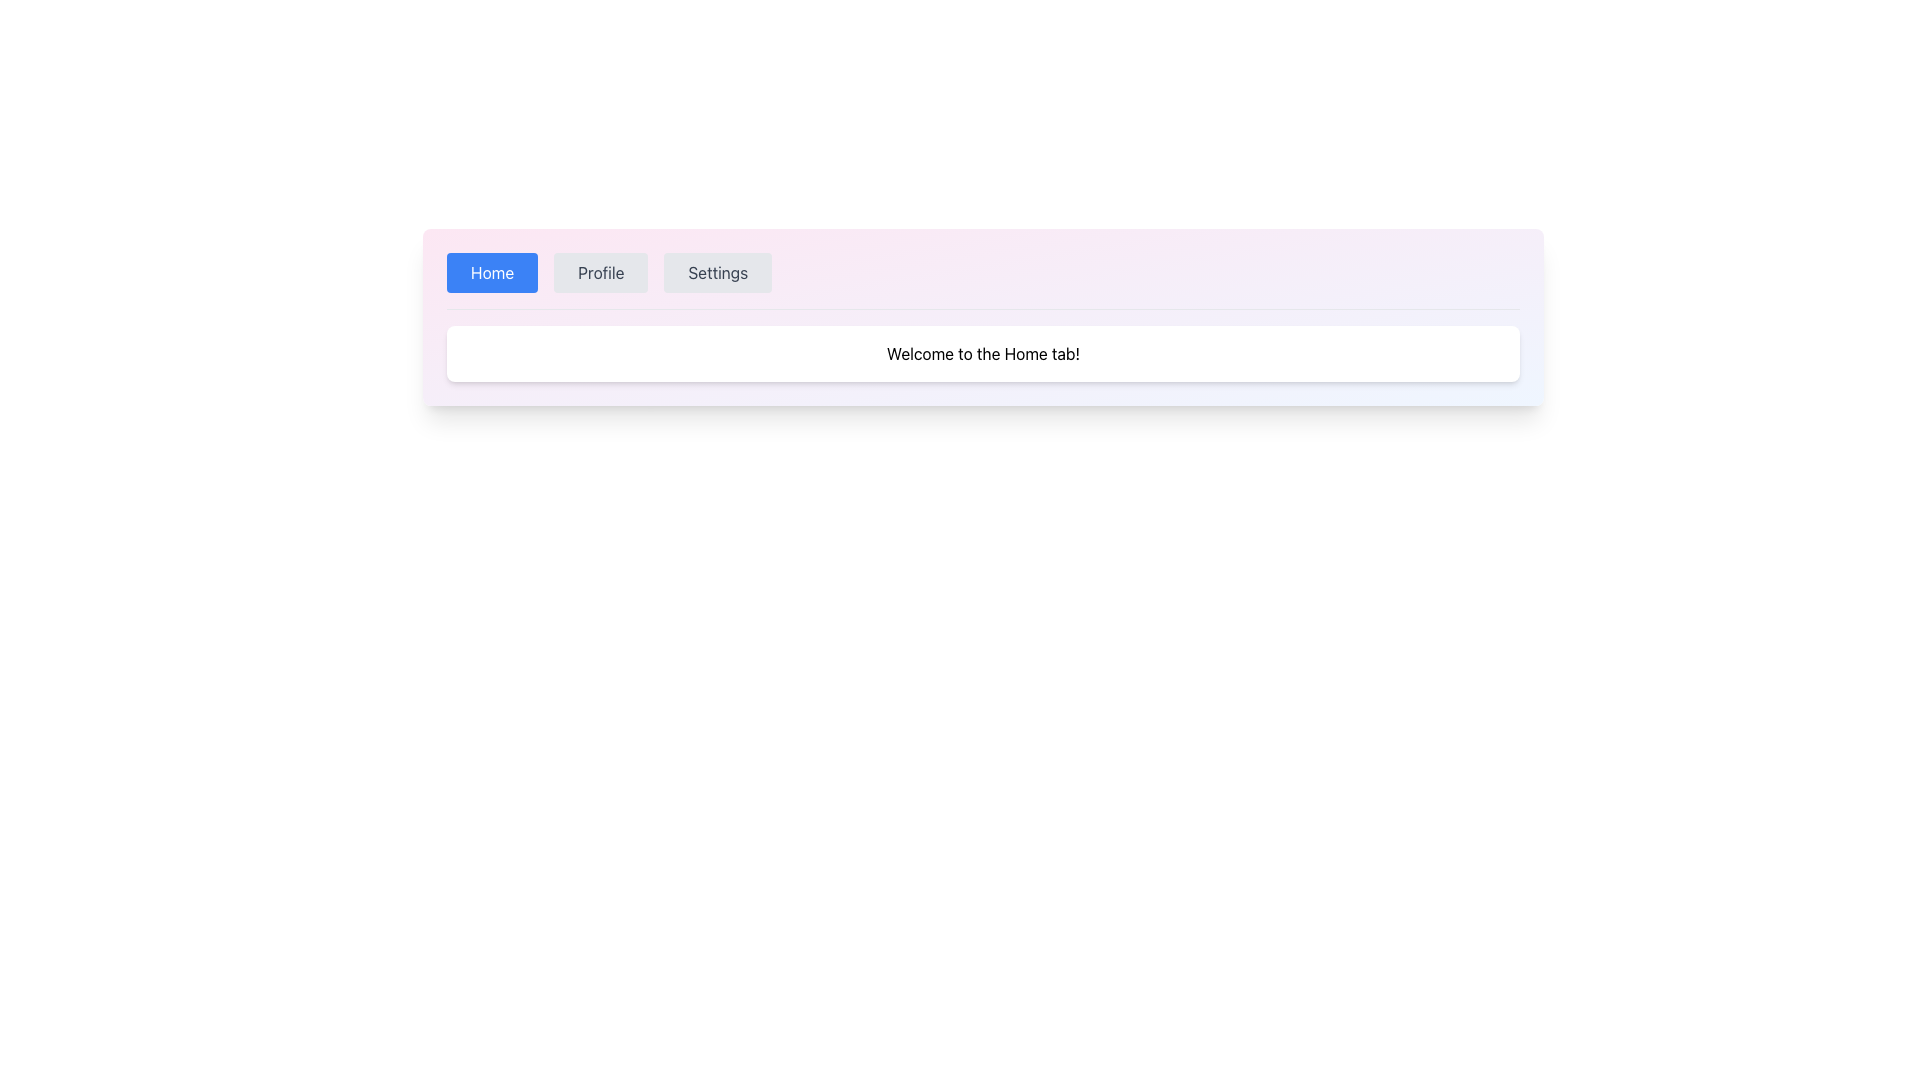 Image resolution: width=1920 pixels, height=1080 pixels. Describe the element at coordinates (983, 353) in the screenshot. I see `the static text box that contains the text 'Welcome to the Home tab!' which is visually distinct with rounded corners and a white background` at that location.